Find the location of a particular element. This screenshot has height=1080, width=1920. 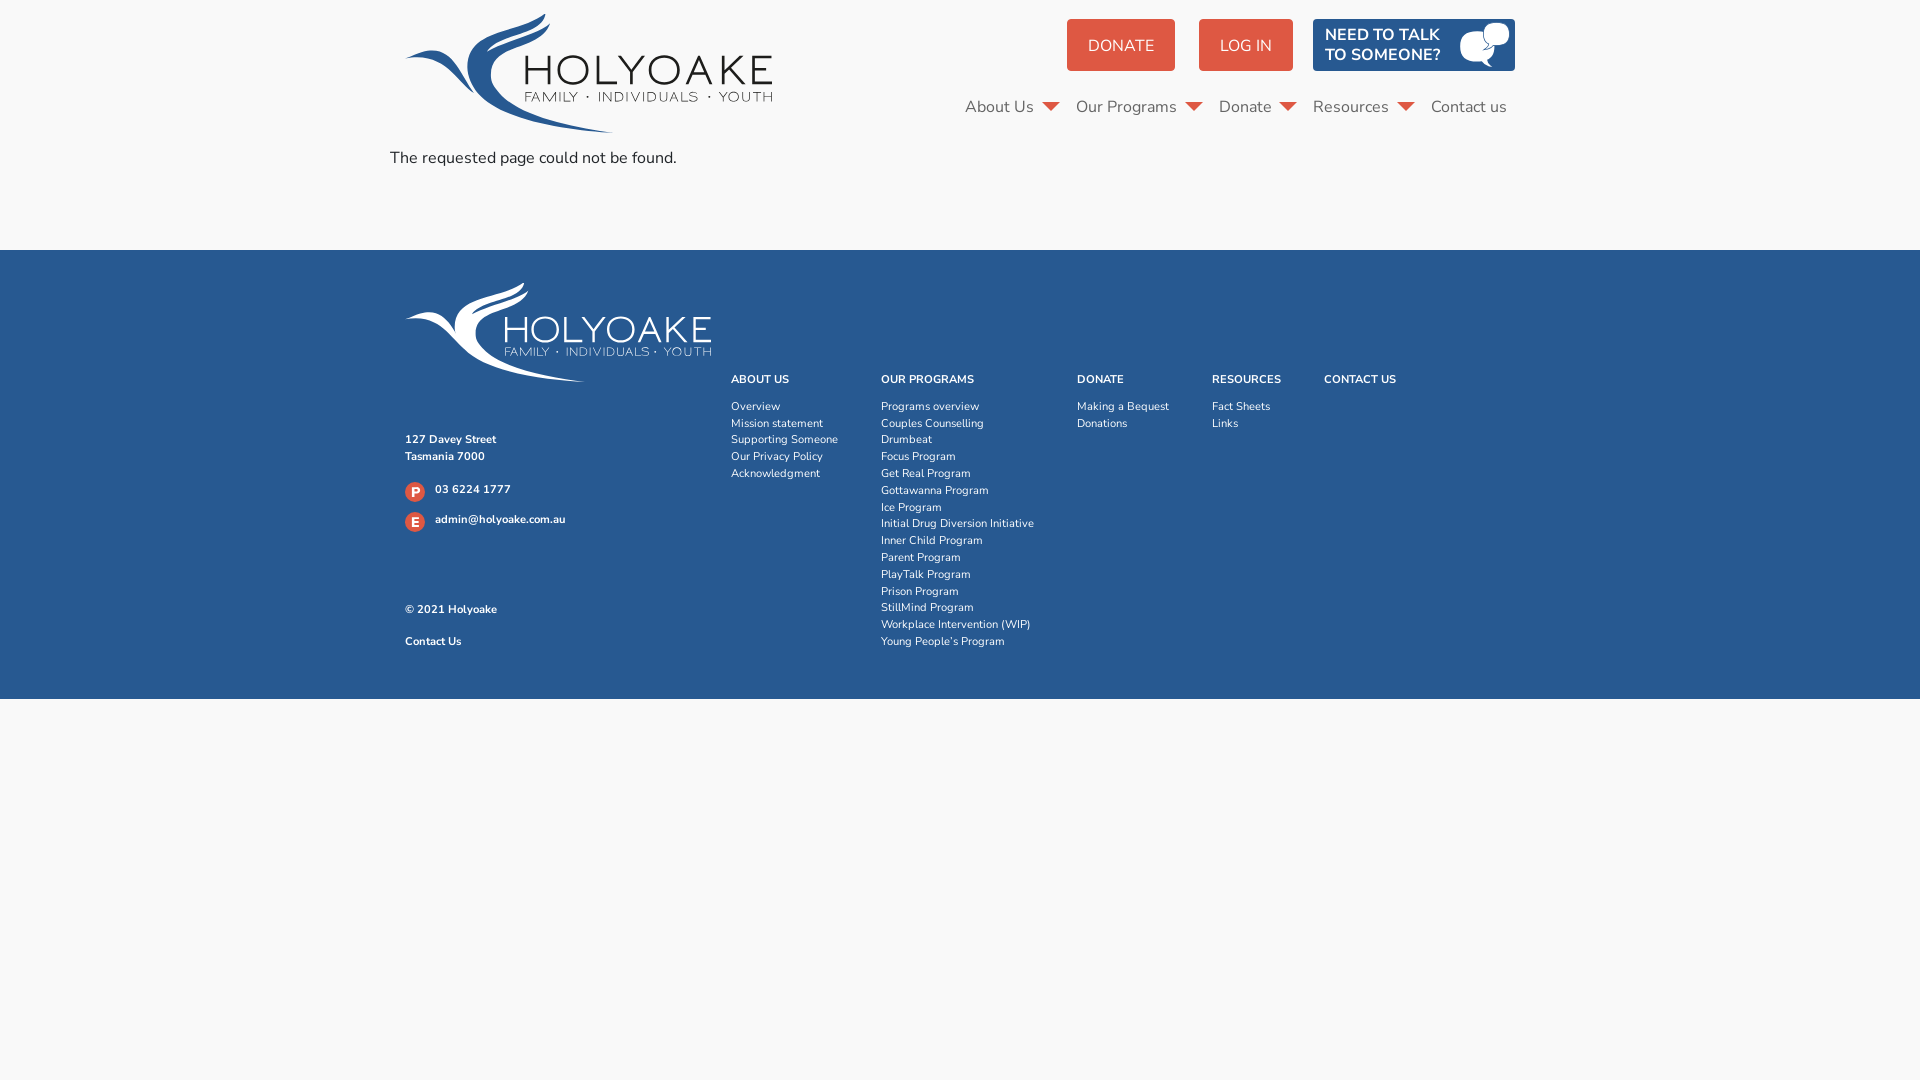

'CONTACT US' is located at coordinates (1359, 380).